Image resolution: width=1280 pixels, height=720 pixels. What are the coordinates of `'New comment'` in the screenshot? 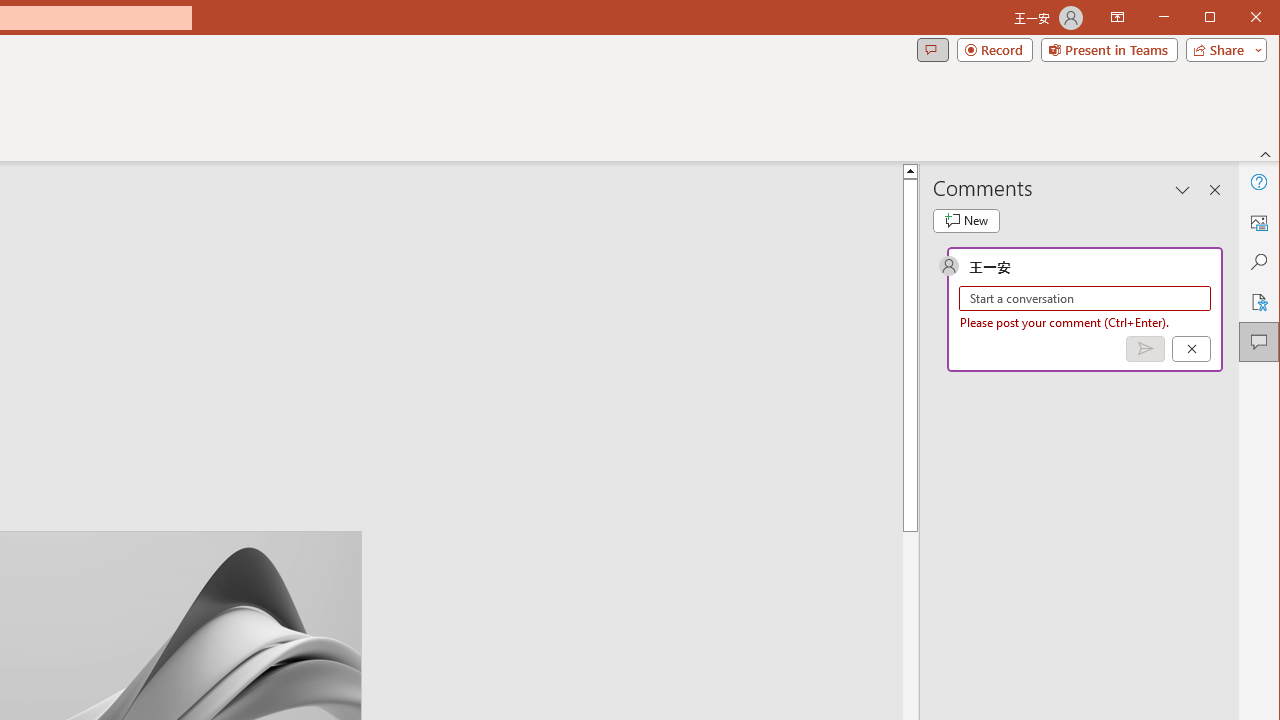 It's located at (966, 221).